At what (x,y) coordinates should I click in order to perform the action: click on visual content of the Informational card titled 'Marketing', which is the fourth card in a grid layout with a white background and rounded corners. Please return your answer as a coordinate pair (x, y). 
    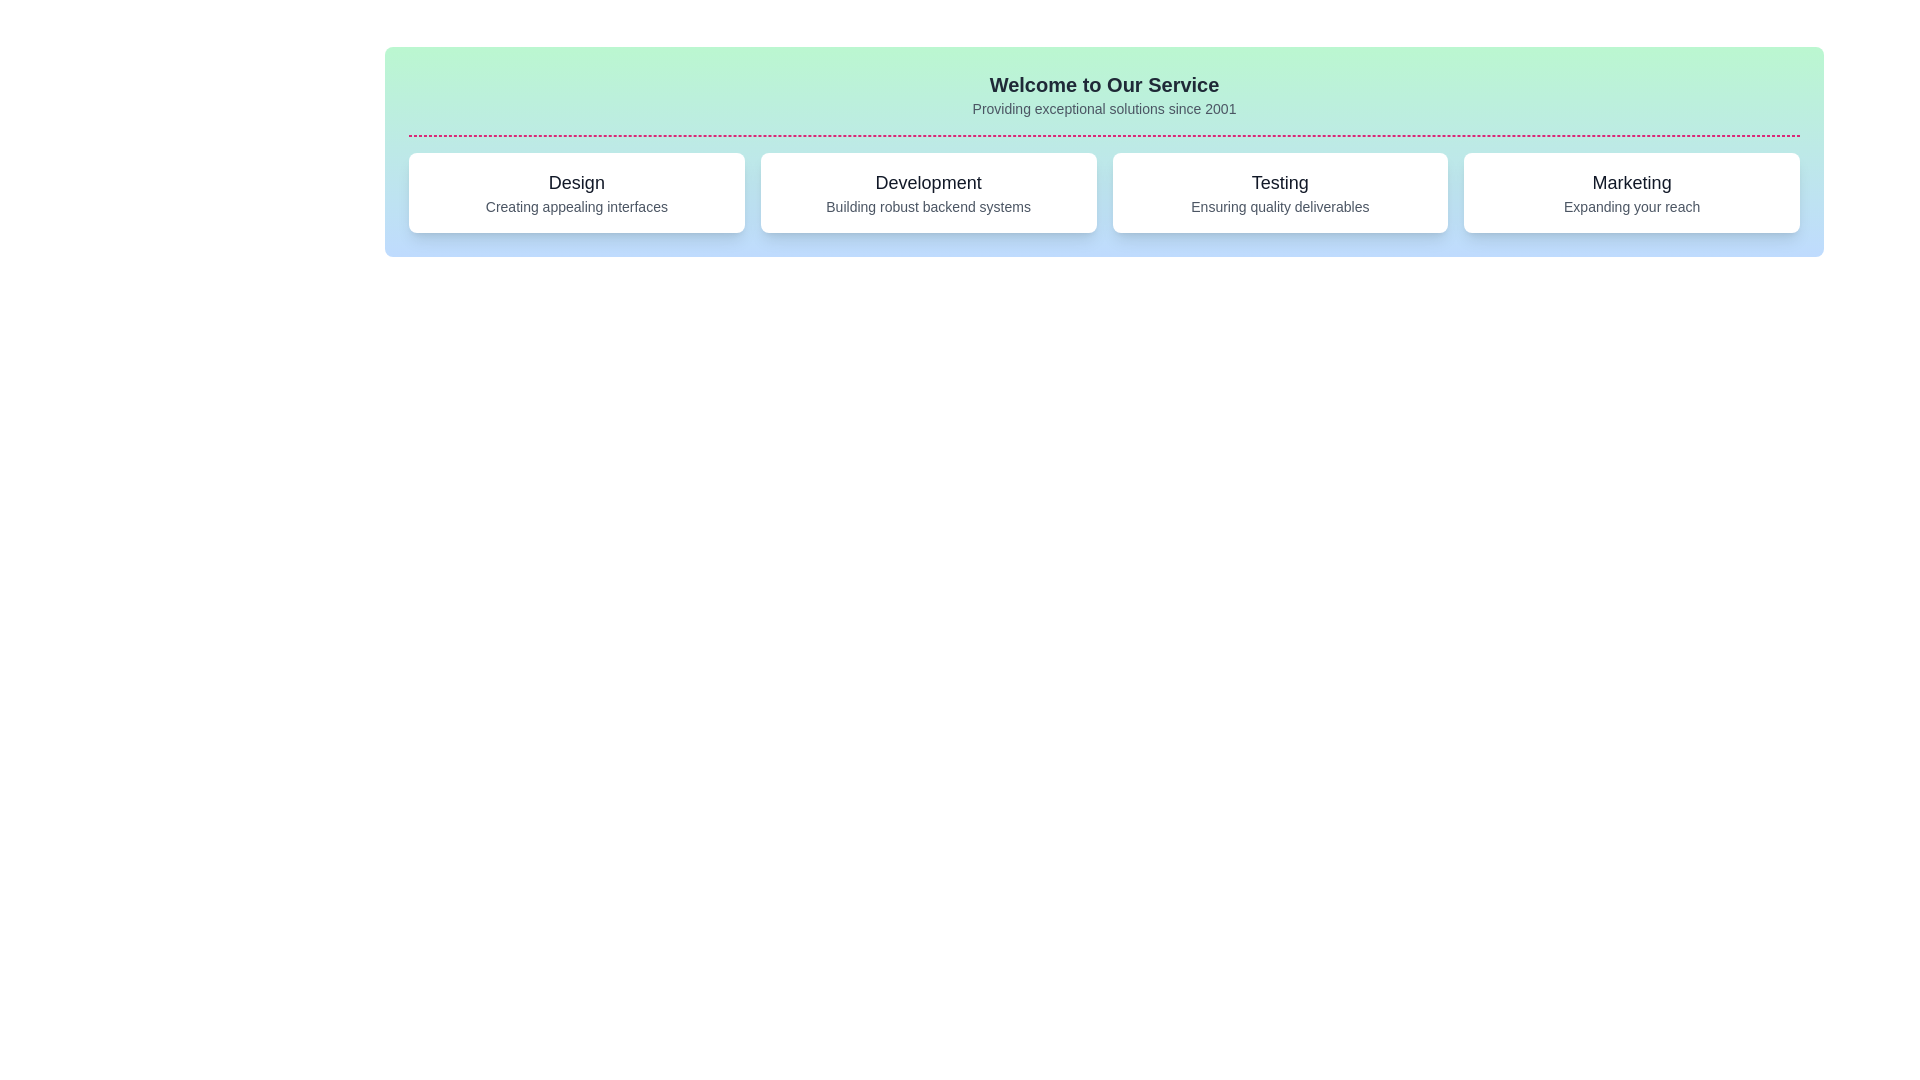
    Looking at the image, I should click on (1632, 192).